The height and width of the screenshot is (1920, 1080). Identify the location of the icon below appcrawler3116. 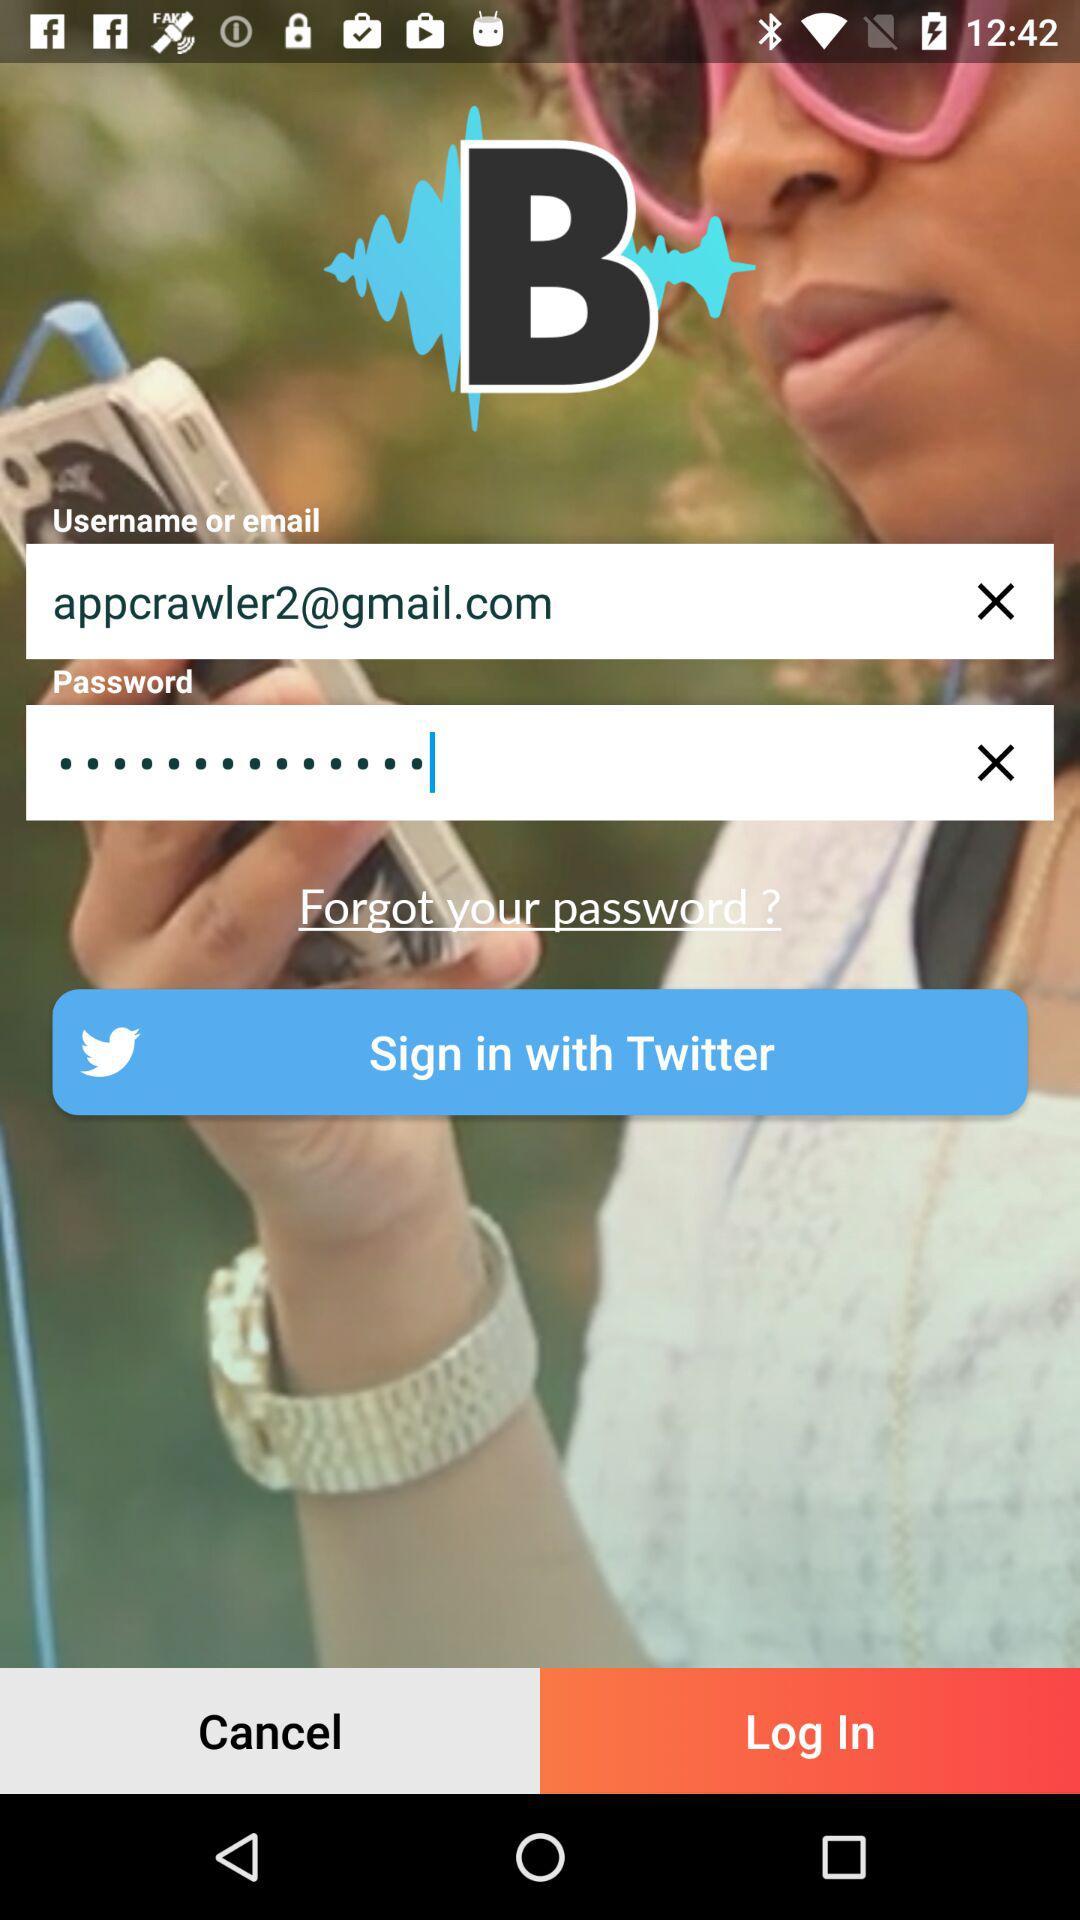
(540, 903).